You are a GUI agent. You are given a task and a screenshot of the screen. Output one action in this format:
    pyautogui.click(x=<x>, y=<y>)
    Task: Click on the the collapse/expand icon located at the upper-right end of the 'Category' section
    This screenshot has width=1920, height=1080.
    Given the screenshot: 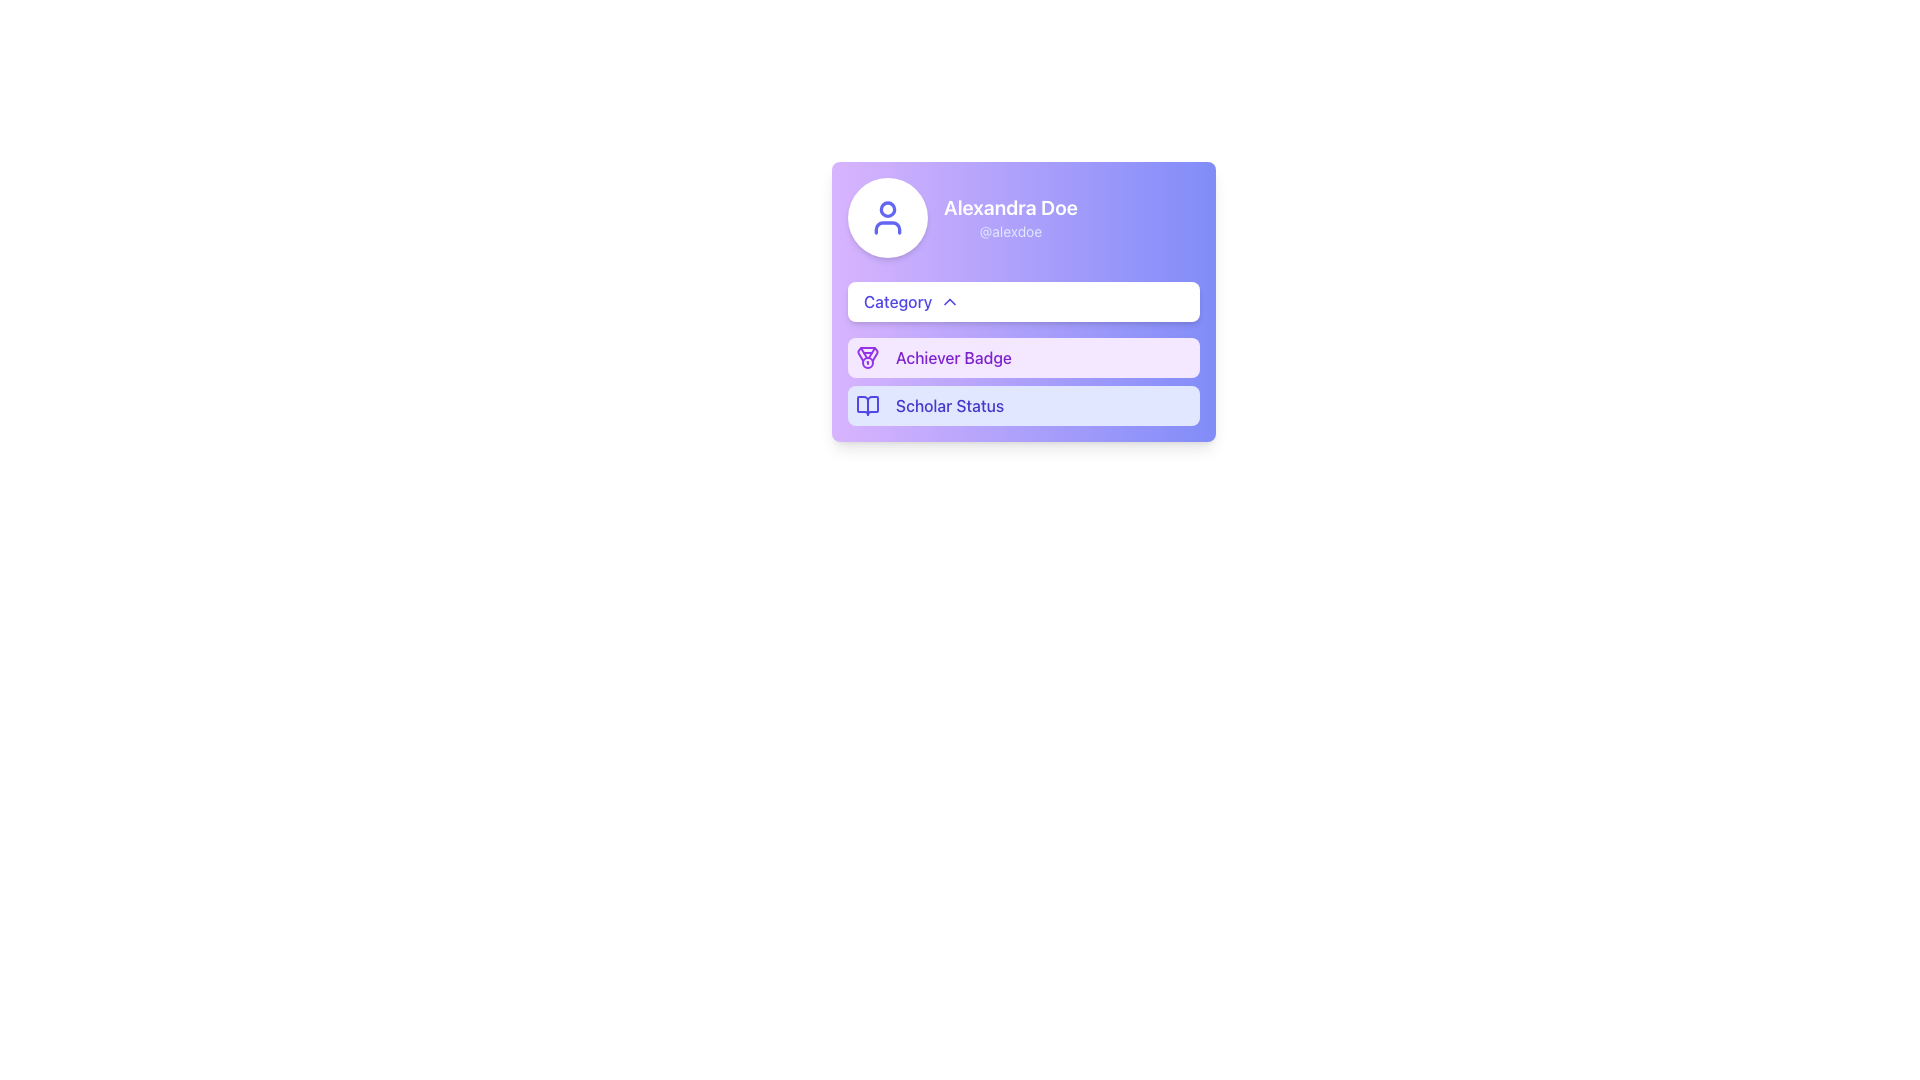 What is the action you would take?
    pyautogui.click(x=949, y=301)
    